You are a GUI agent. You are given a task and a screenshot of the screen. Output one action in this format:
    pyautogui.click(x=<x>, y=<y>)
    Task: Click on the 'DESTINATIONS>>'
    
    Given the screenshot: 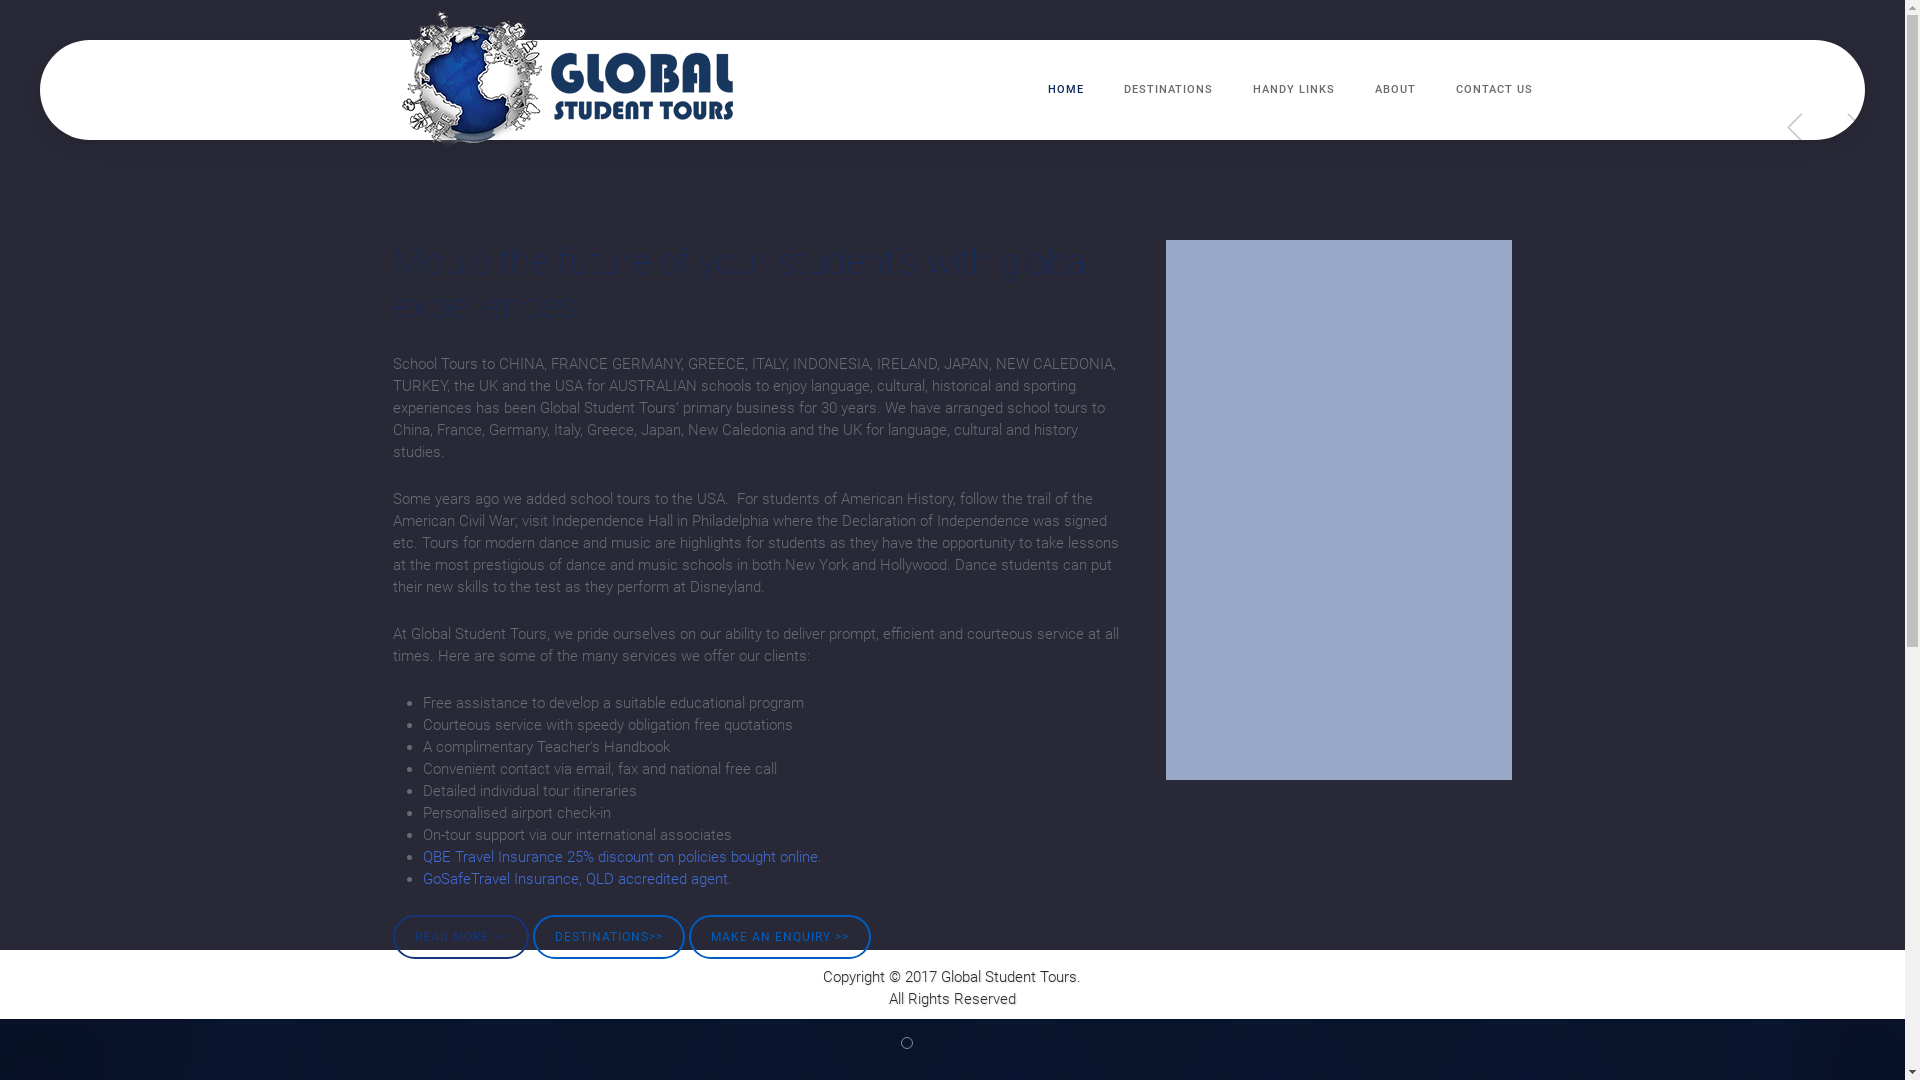 What is the action you would take?
    pyautogui.click(x=532, y=937)
    